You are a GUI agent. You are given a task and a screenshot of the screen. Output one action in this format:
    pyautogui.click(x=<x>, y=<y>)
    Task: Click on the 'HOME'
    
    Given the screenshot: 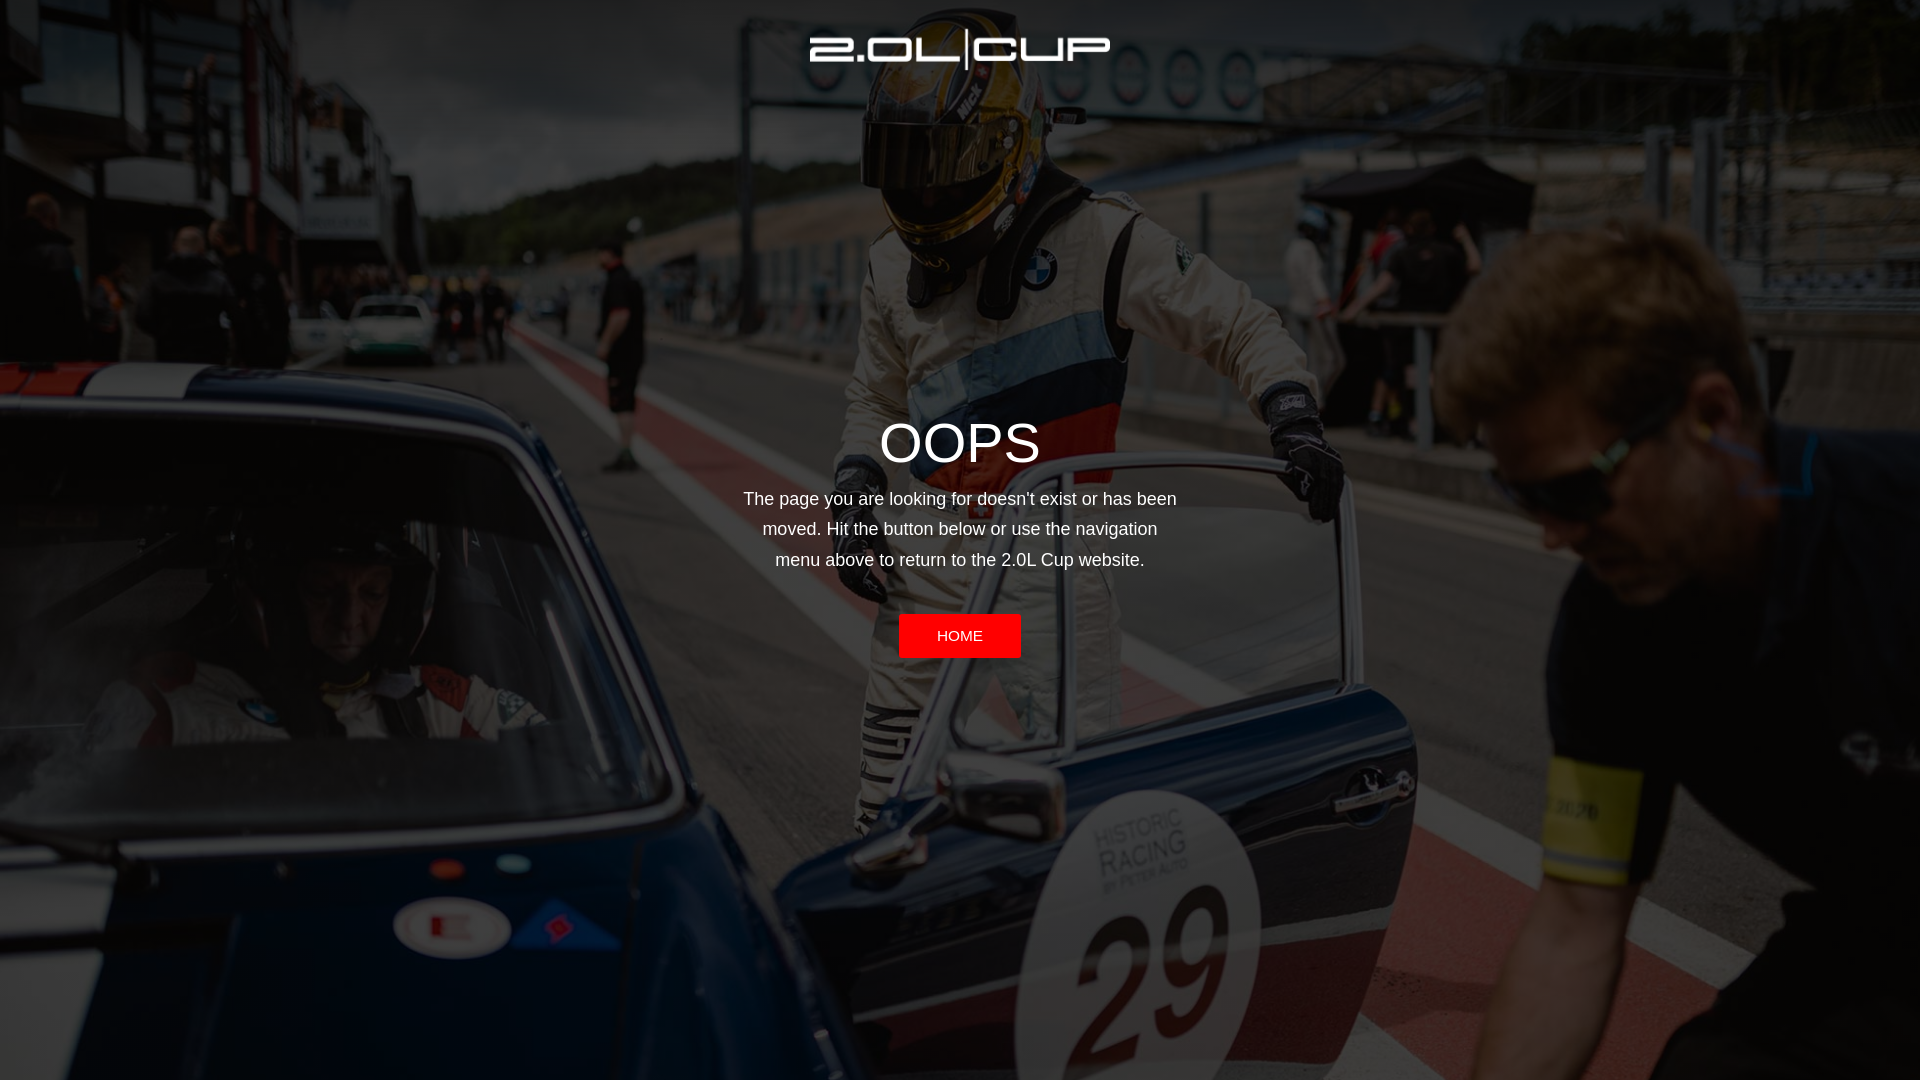 What is the action you would take?
    pyautogui.click(x=960, y=636)
    